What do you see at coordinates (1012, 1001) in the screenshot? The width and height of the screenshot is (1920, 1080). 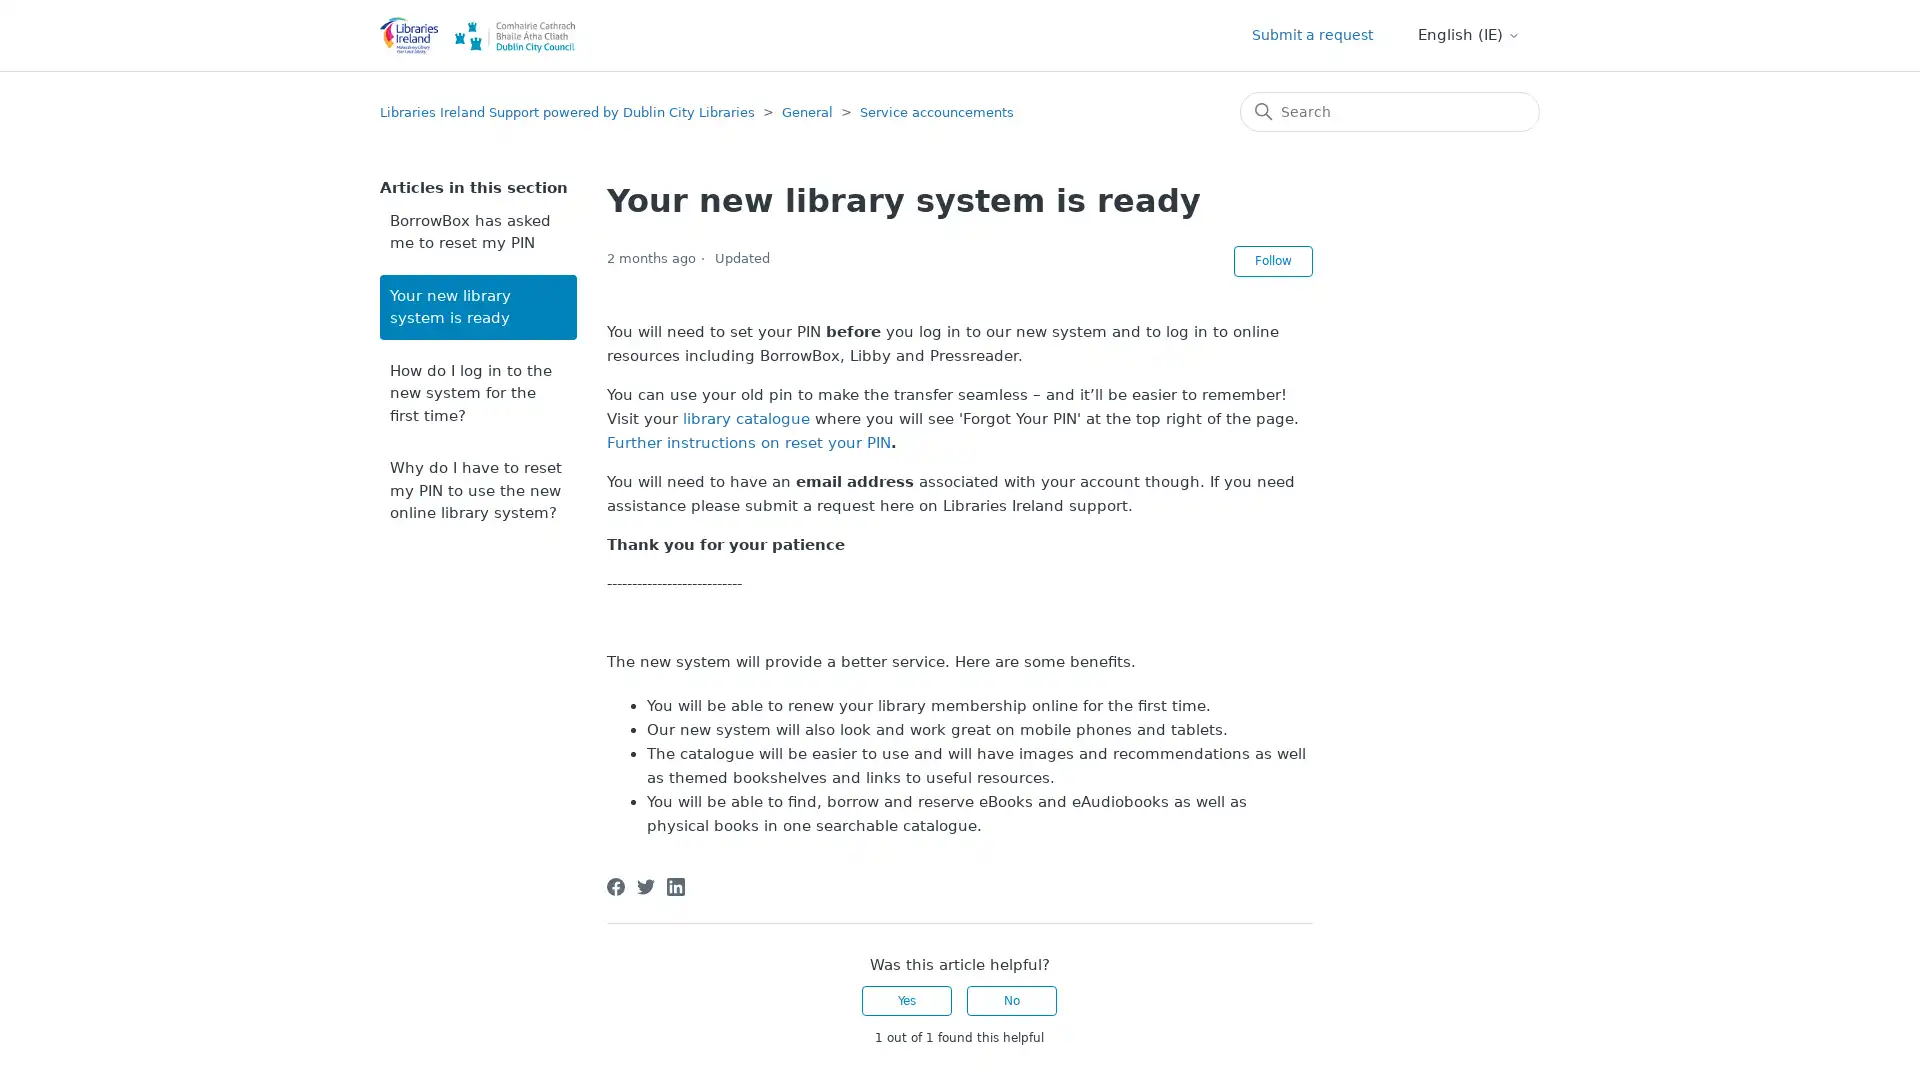 I see `This article was not helpful` at bounding box center [1012, 1001].